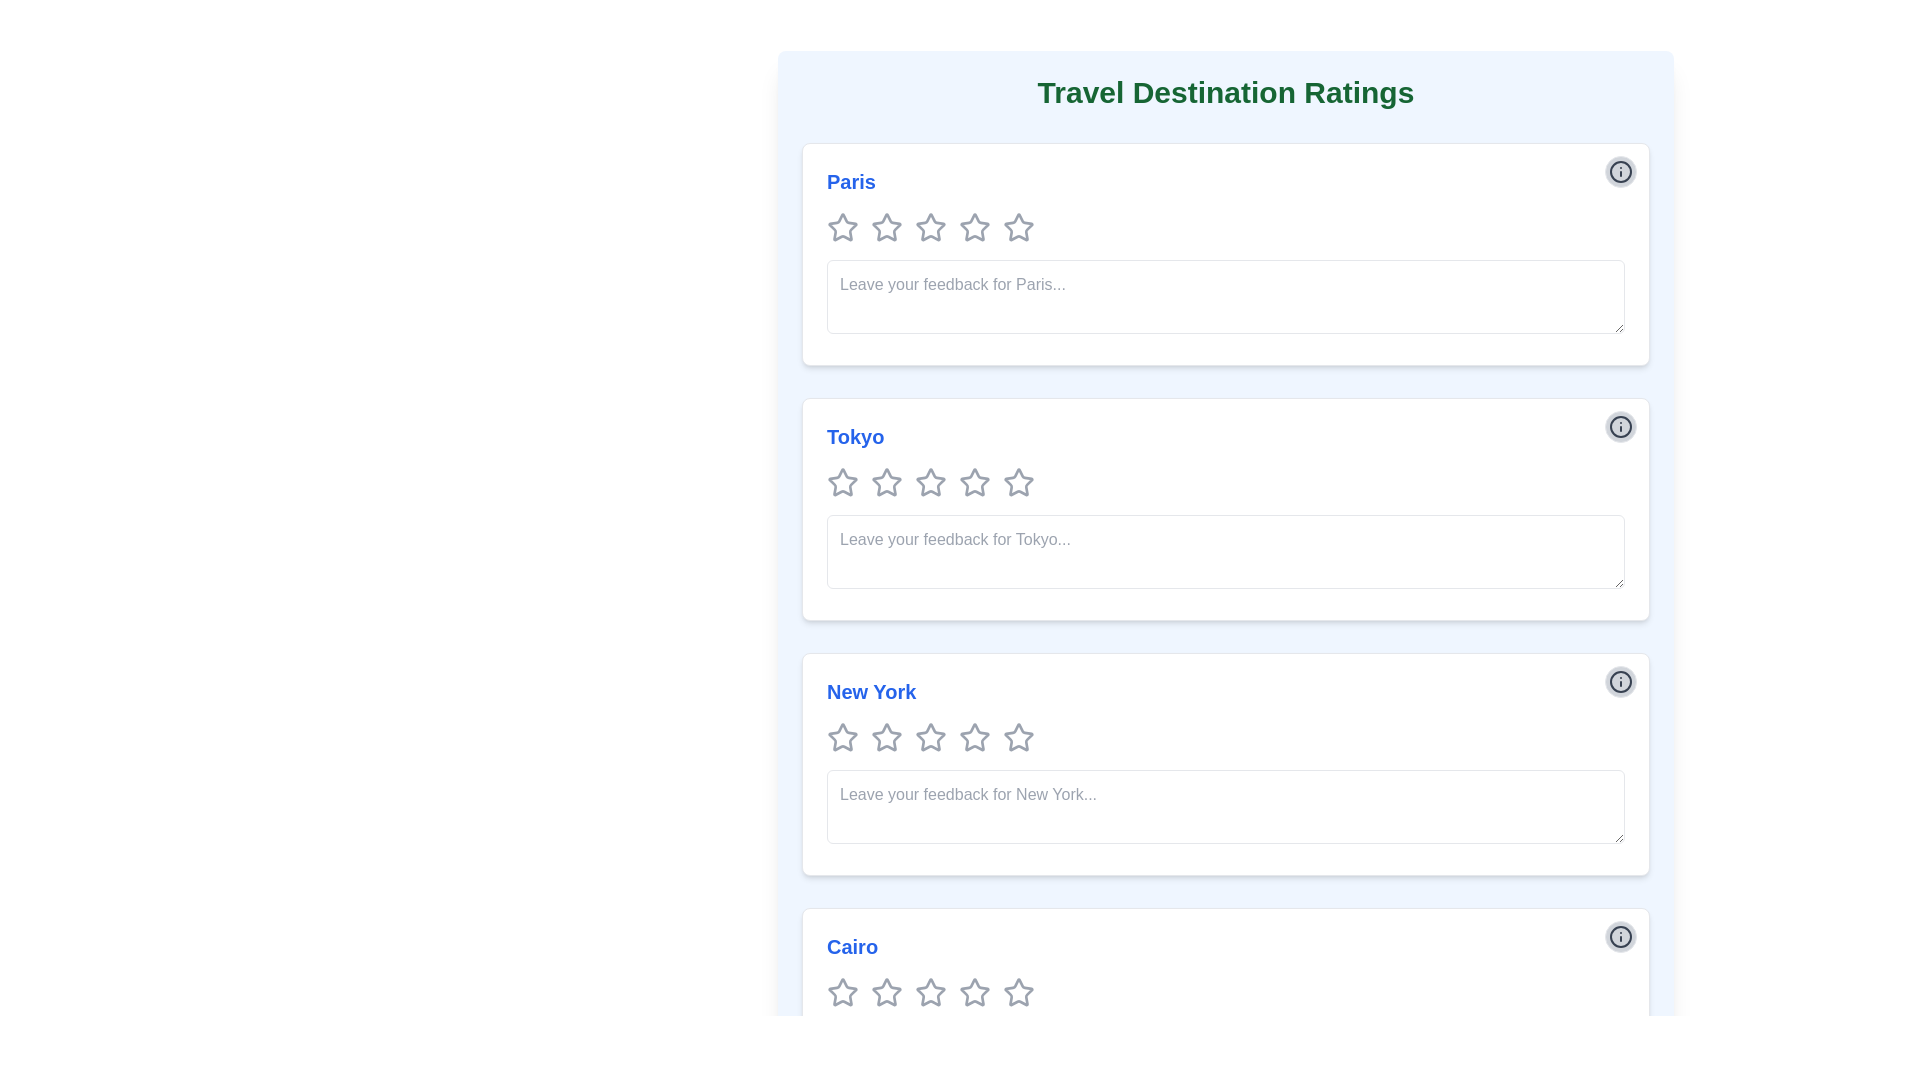 This screenshot has height=1080, width=1920. What do you see at coordinates (974, 226) in the screenshot?
I see `the sixth star icon in the group of seven star icons` at bounding box center [974, 226].